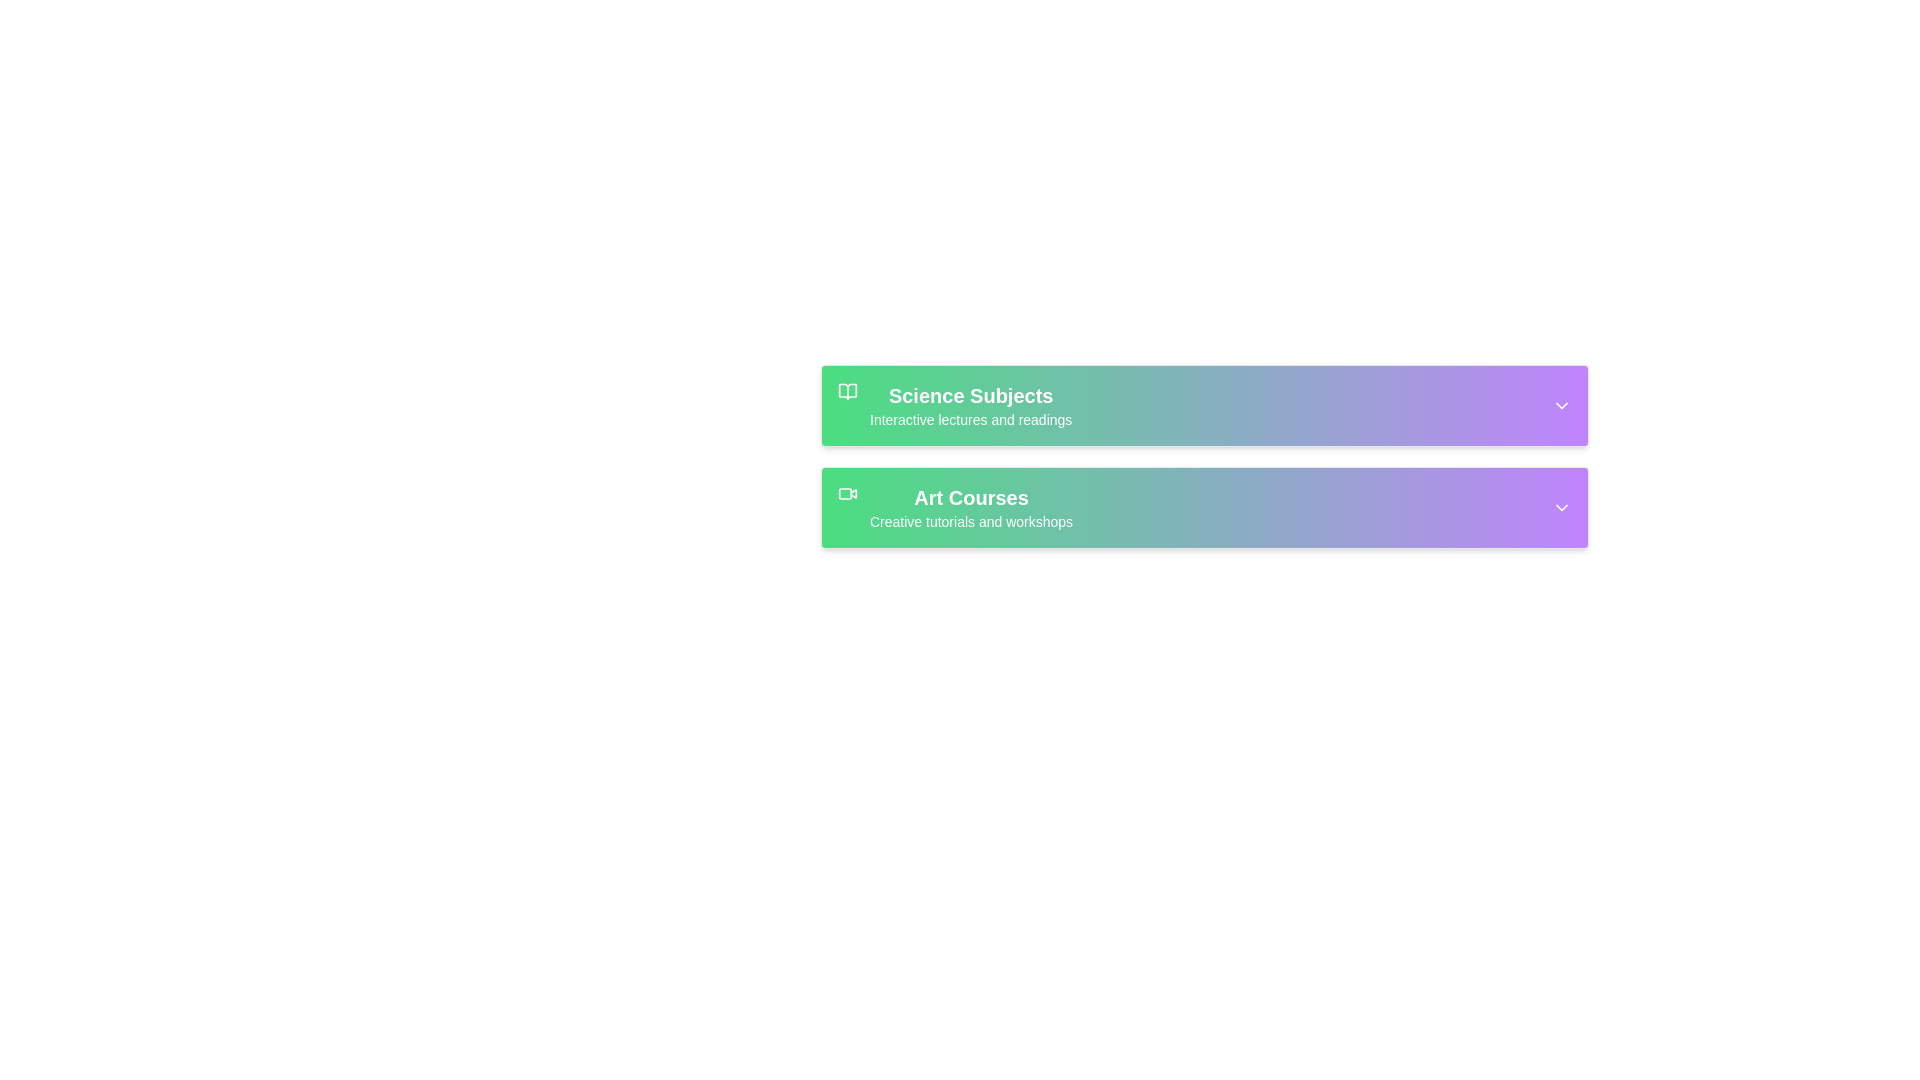 The image size is (1920, 1080). Describe the element at coordinates (971, 496) in the screenshot. I see `the text element displaying 'Art Courses'` at that location.